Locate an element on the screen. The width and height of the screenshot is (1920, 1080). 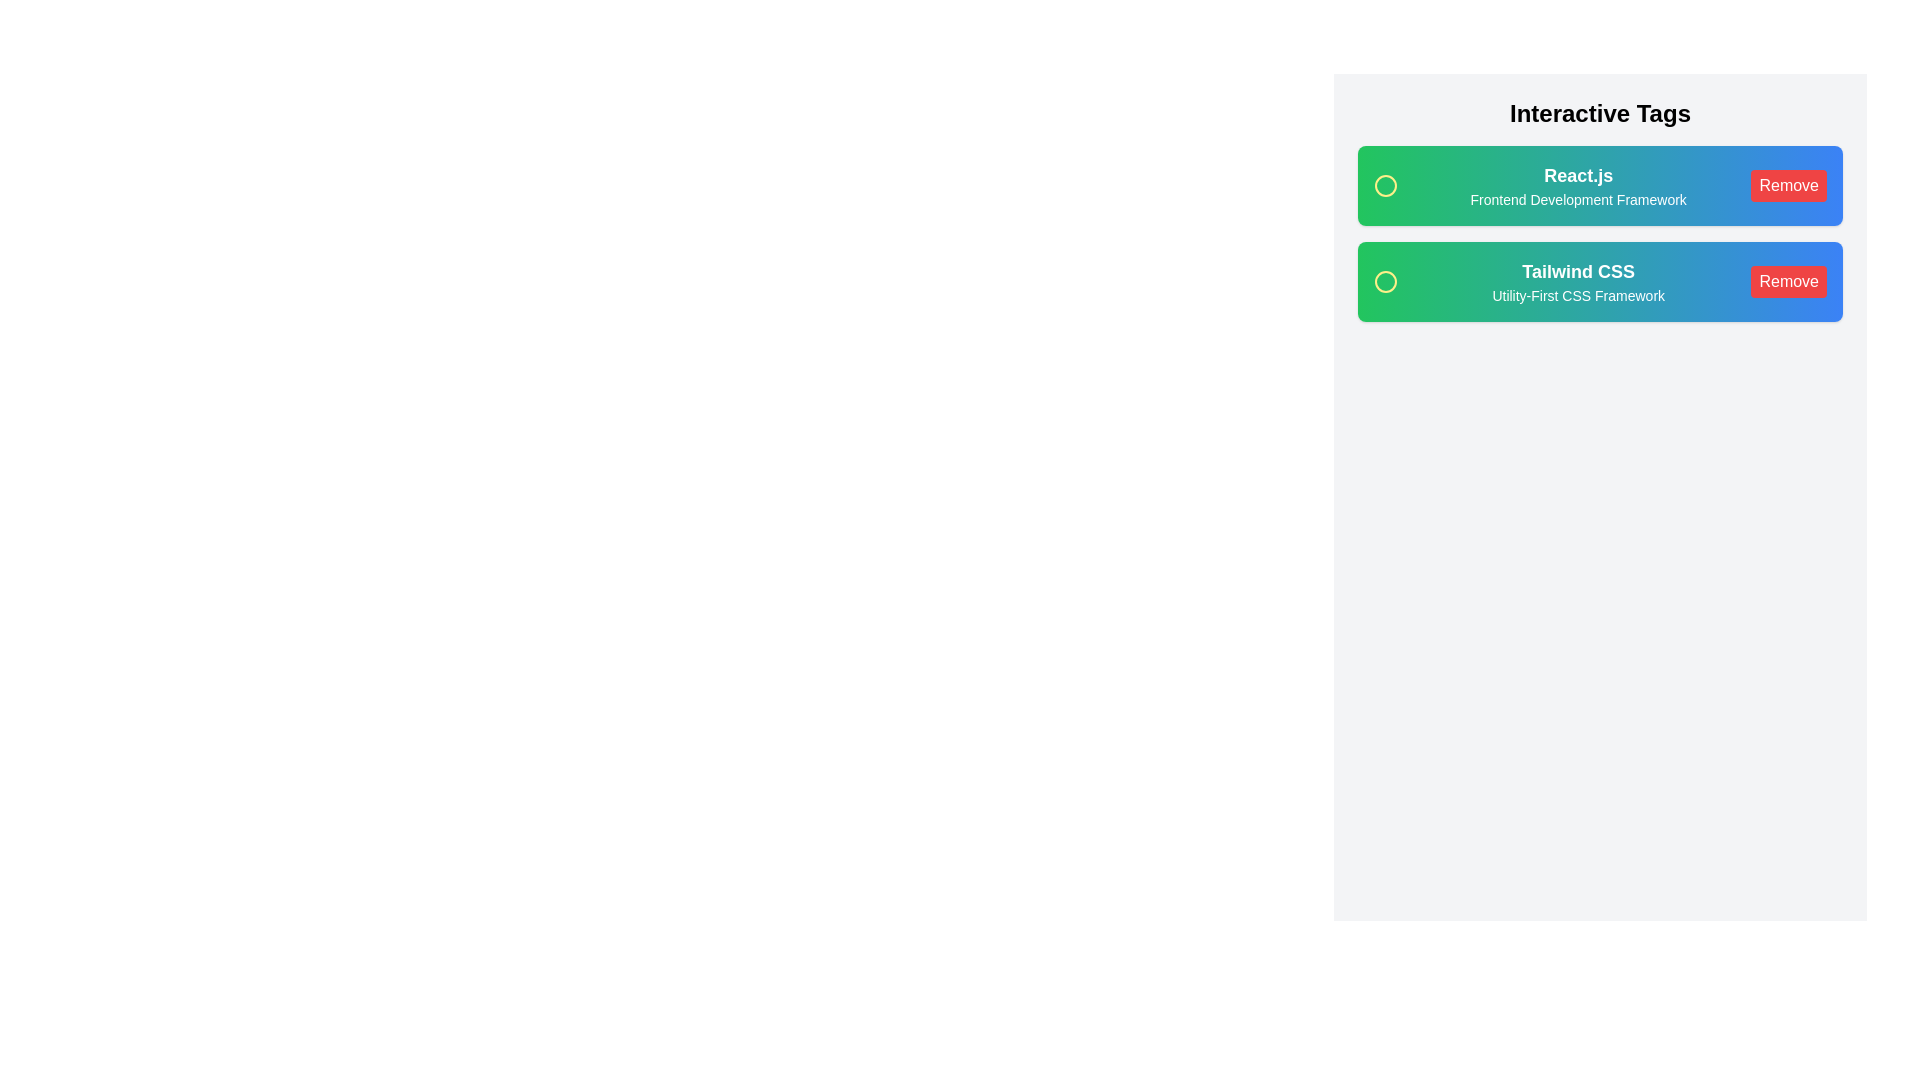
'Remove' button for the chip labeled Tailwind CSS is located at coordinates (1789, 281).